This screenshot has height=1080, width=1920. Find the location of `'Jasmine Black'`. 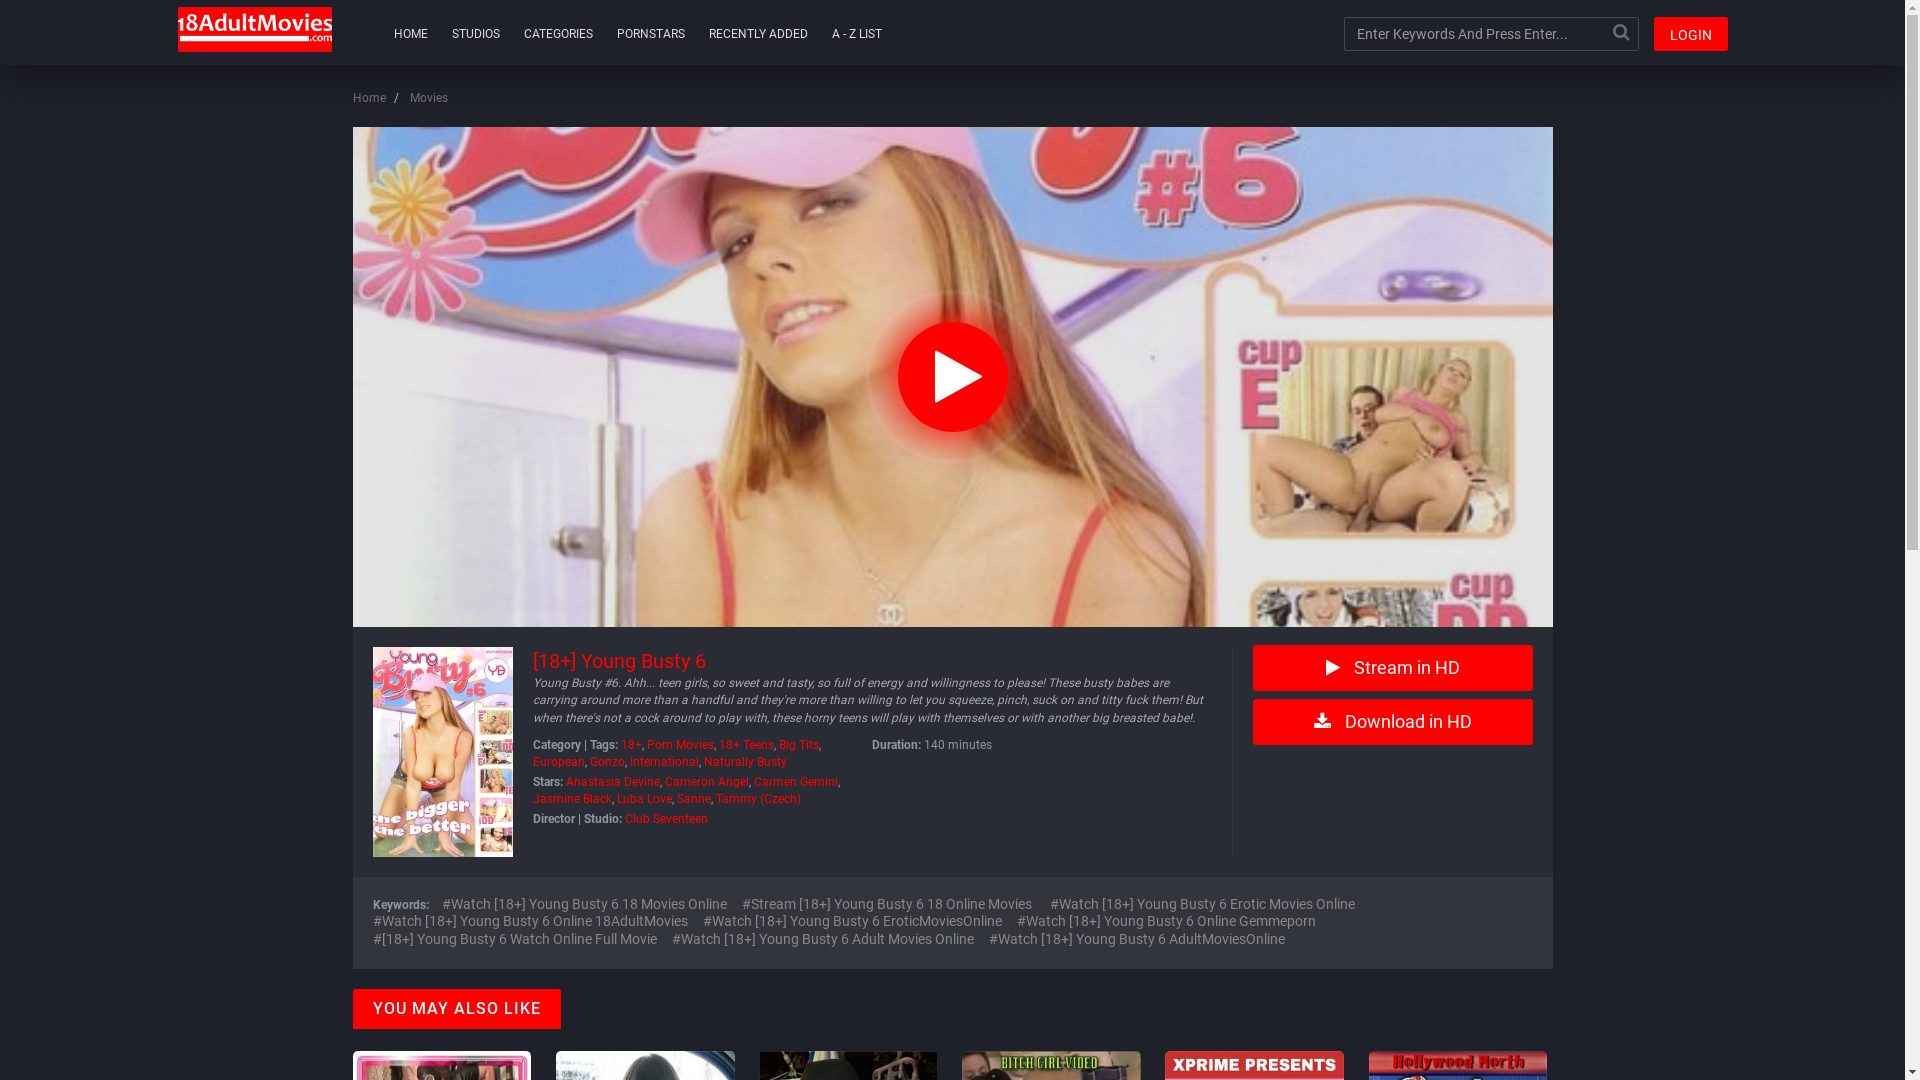

'Jasmine Black' is located at coordinates (570, 797).